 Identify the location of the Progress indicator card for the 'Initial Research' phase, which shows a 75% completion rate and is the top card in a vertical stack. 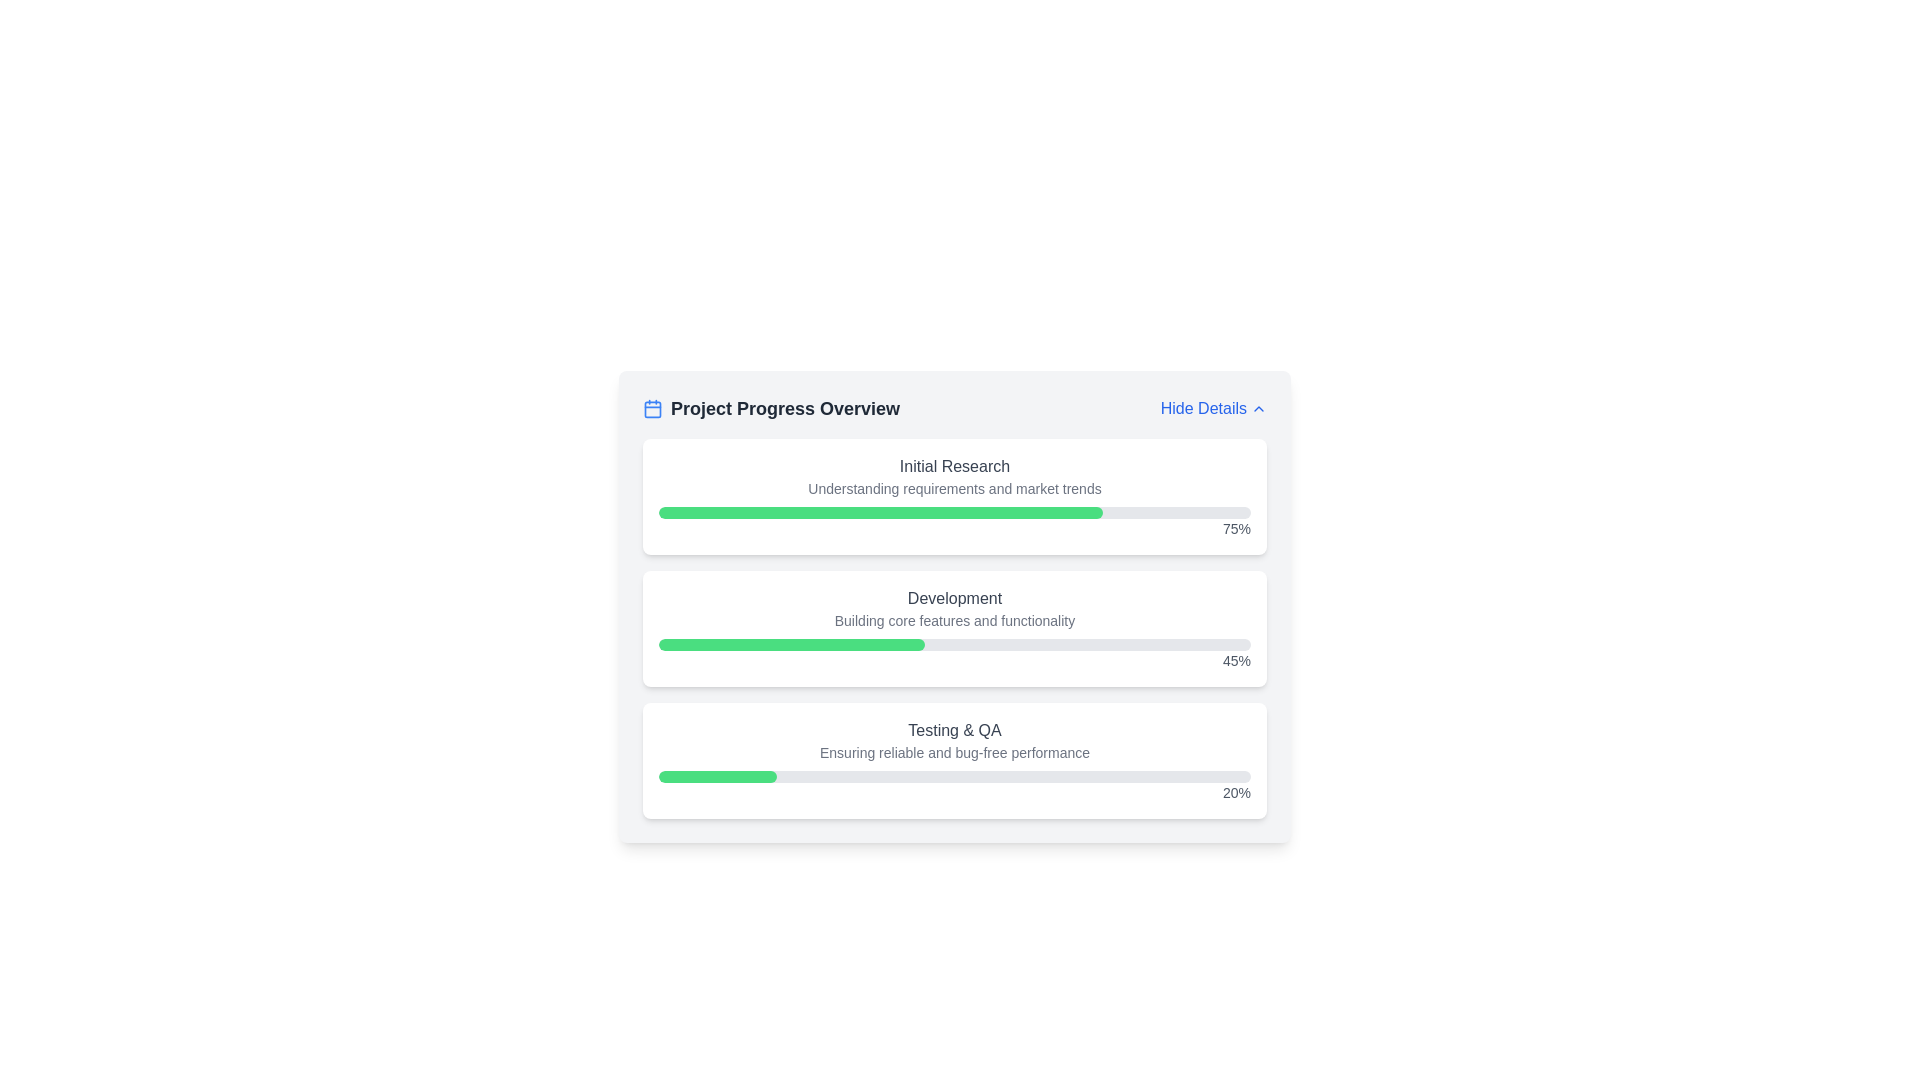
(954, 496).